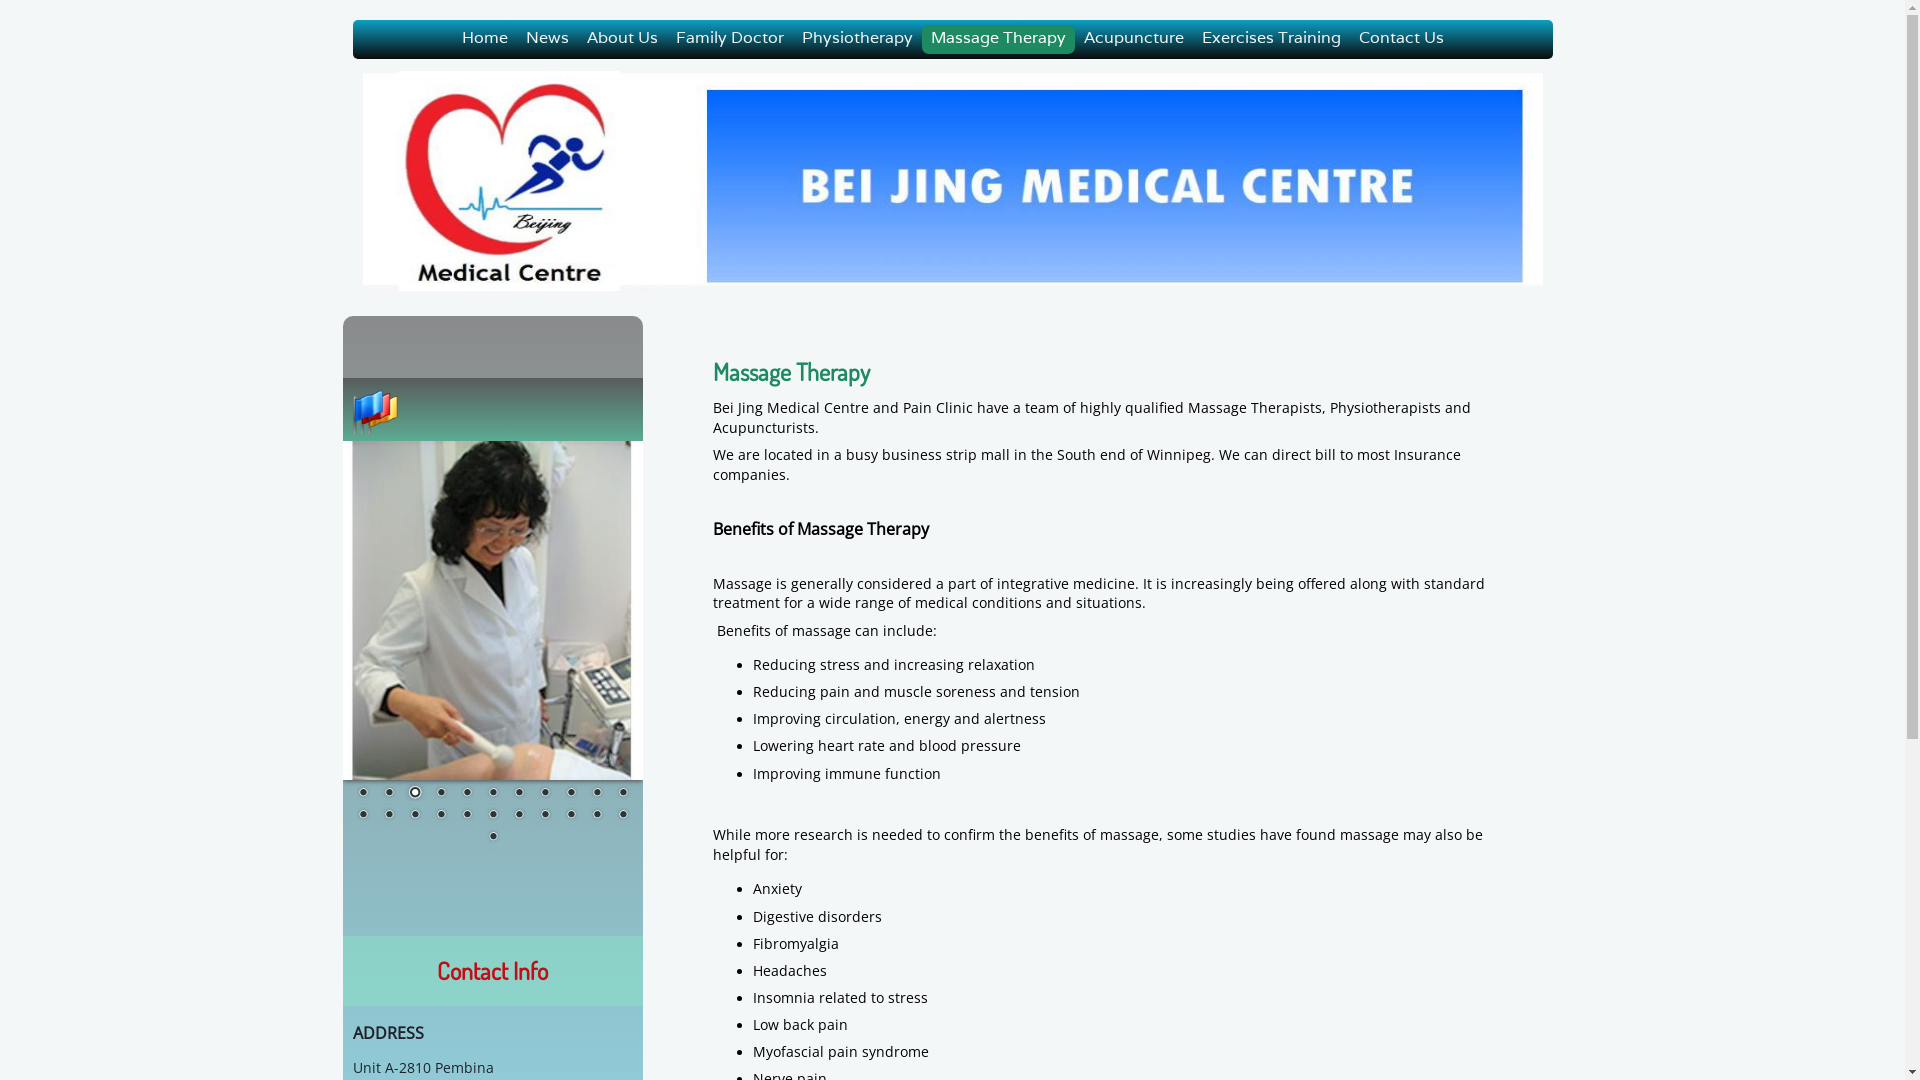  Describe the element at coordinates (493, 837) in the screenshot. I see `'23'` at that location.